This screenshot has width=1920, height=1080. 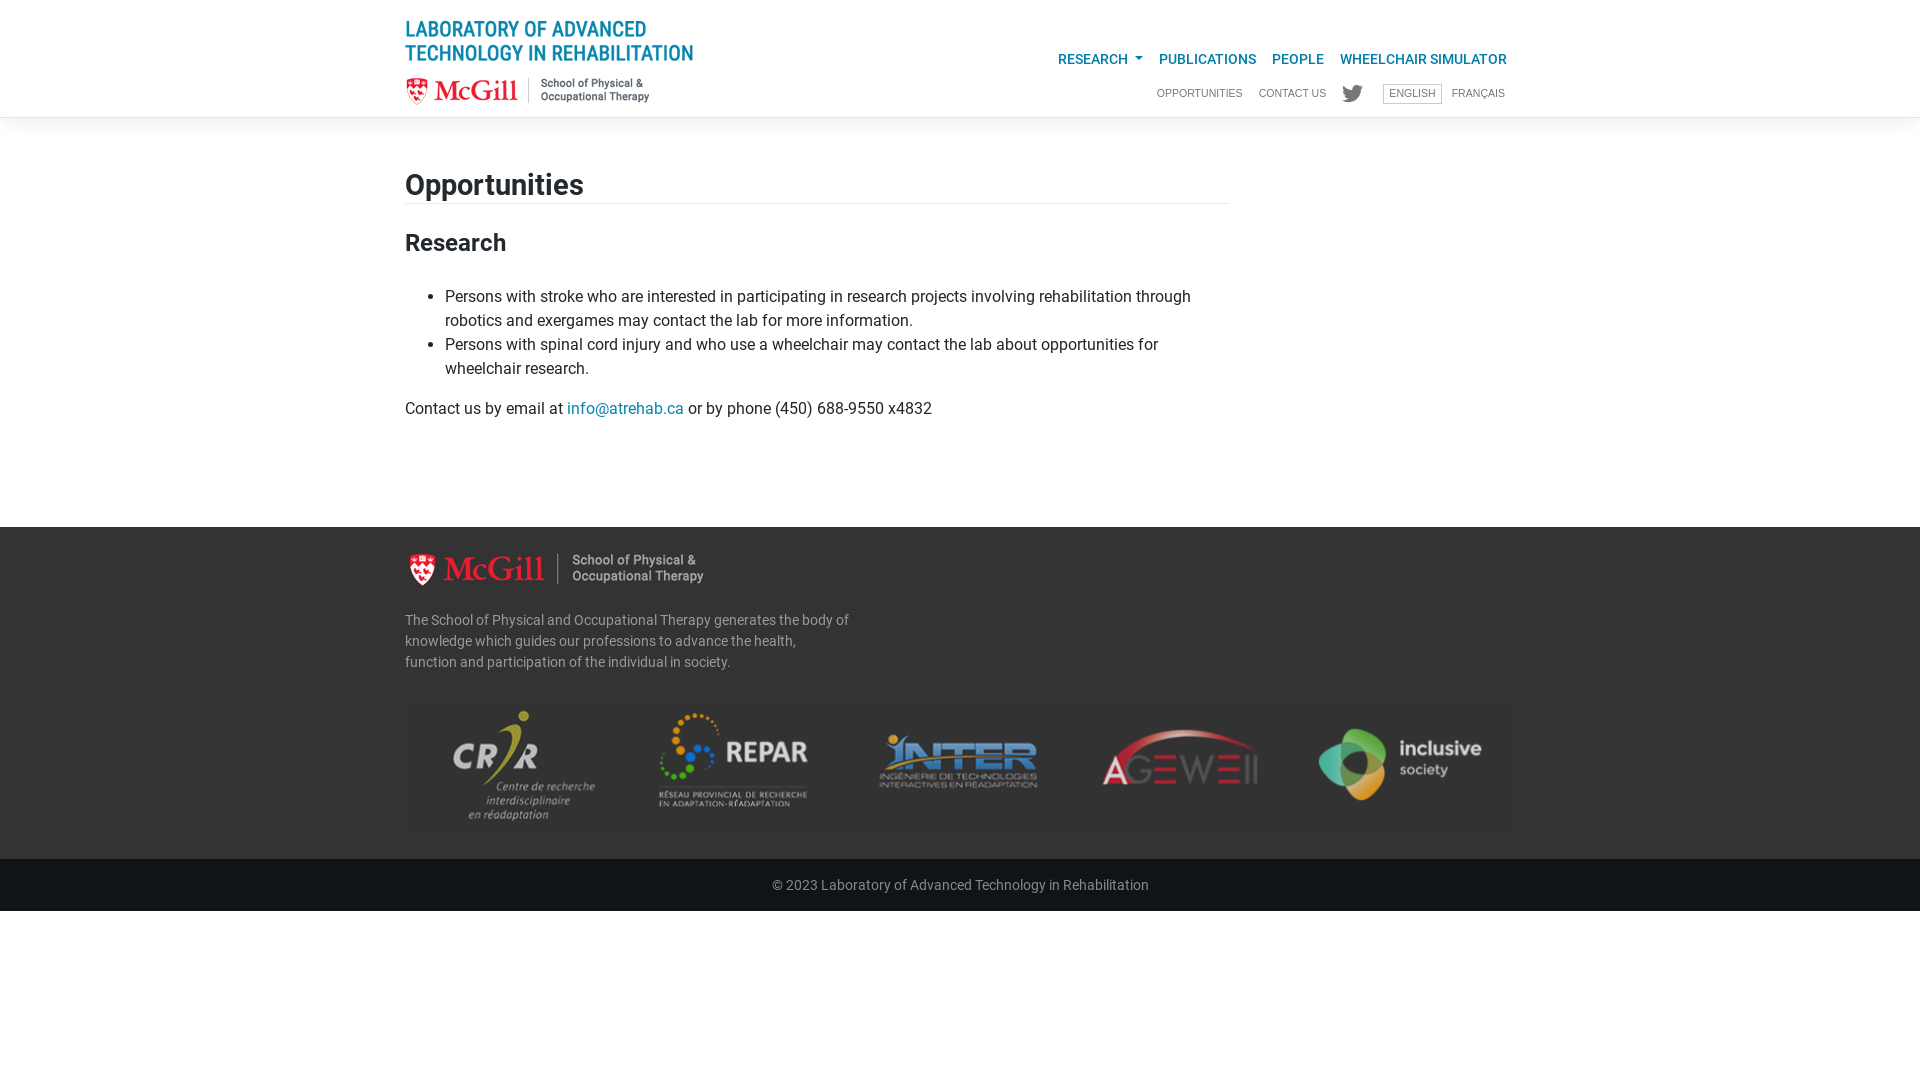 I want to click on 'RESEARCH', so click(x=1099, y=58).